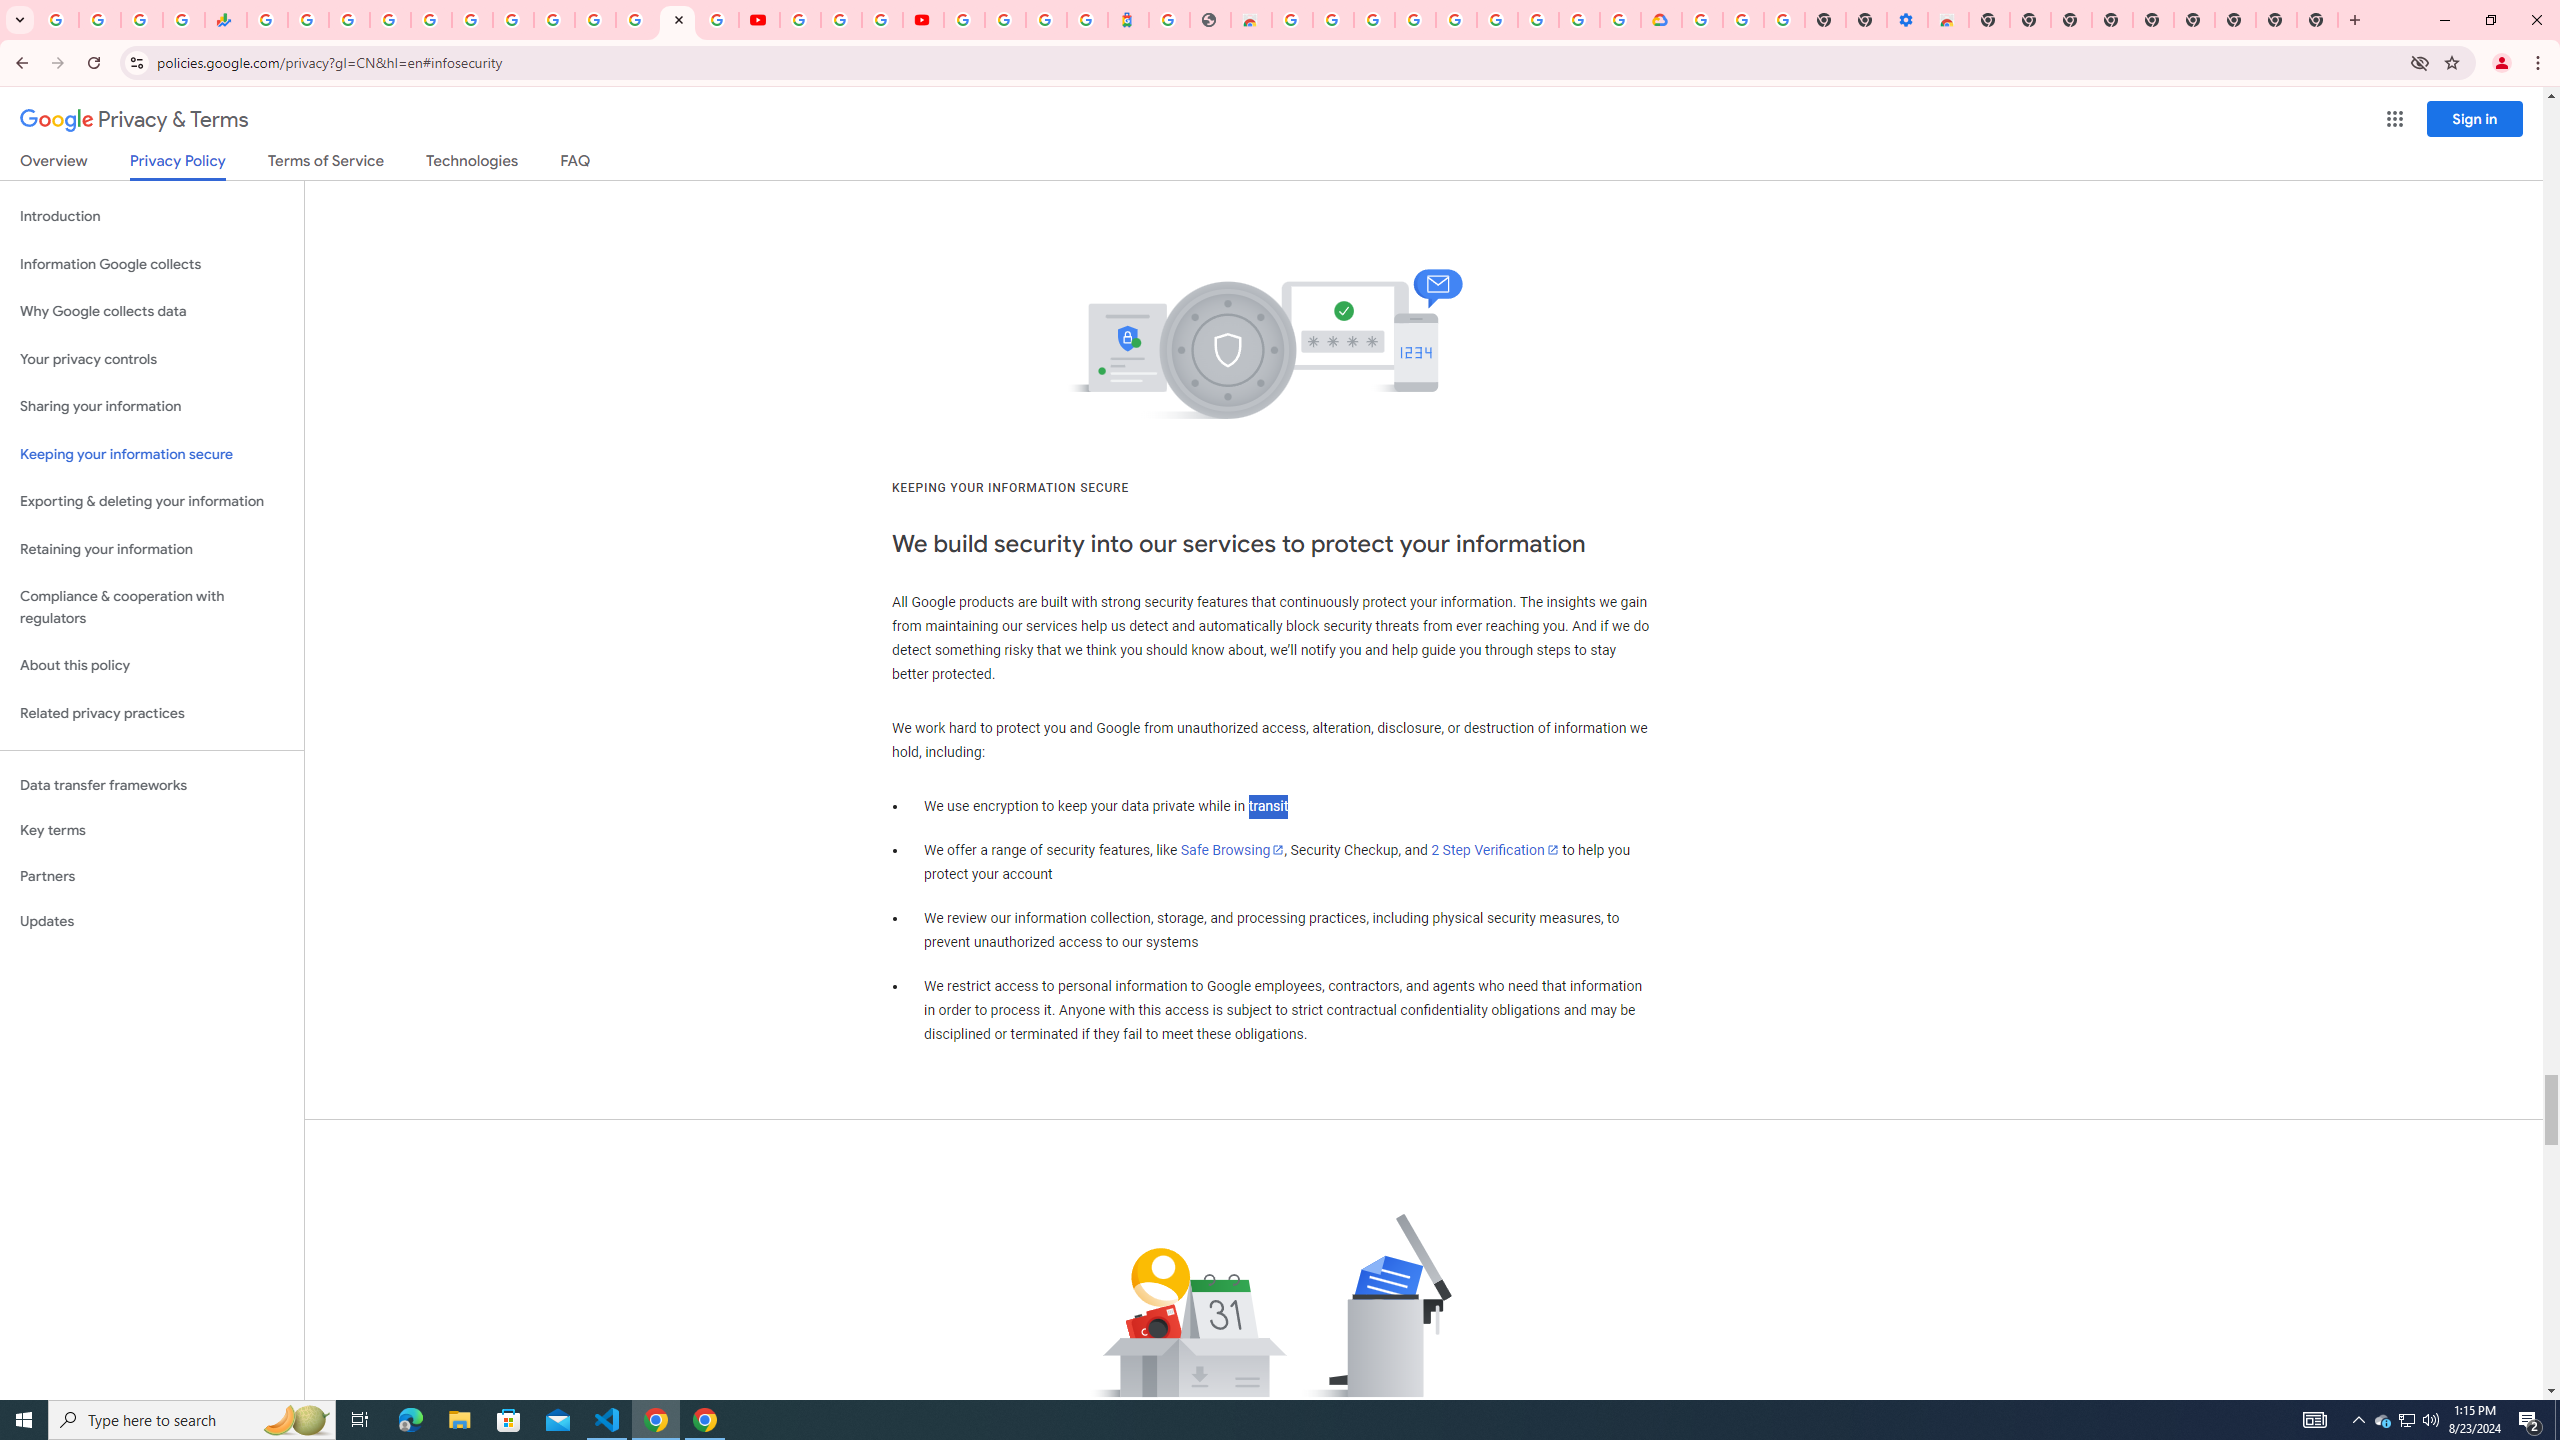  Describe the element at coordinates (151, 405) in the screenshot. I see `'Sharing your information'` at that location.